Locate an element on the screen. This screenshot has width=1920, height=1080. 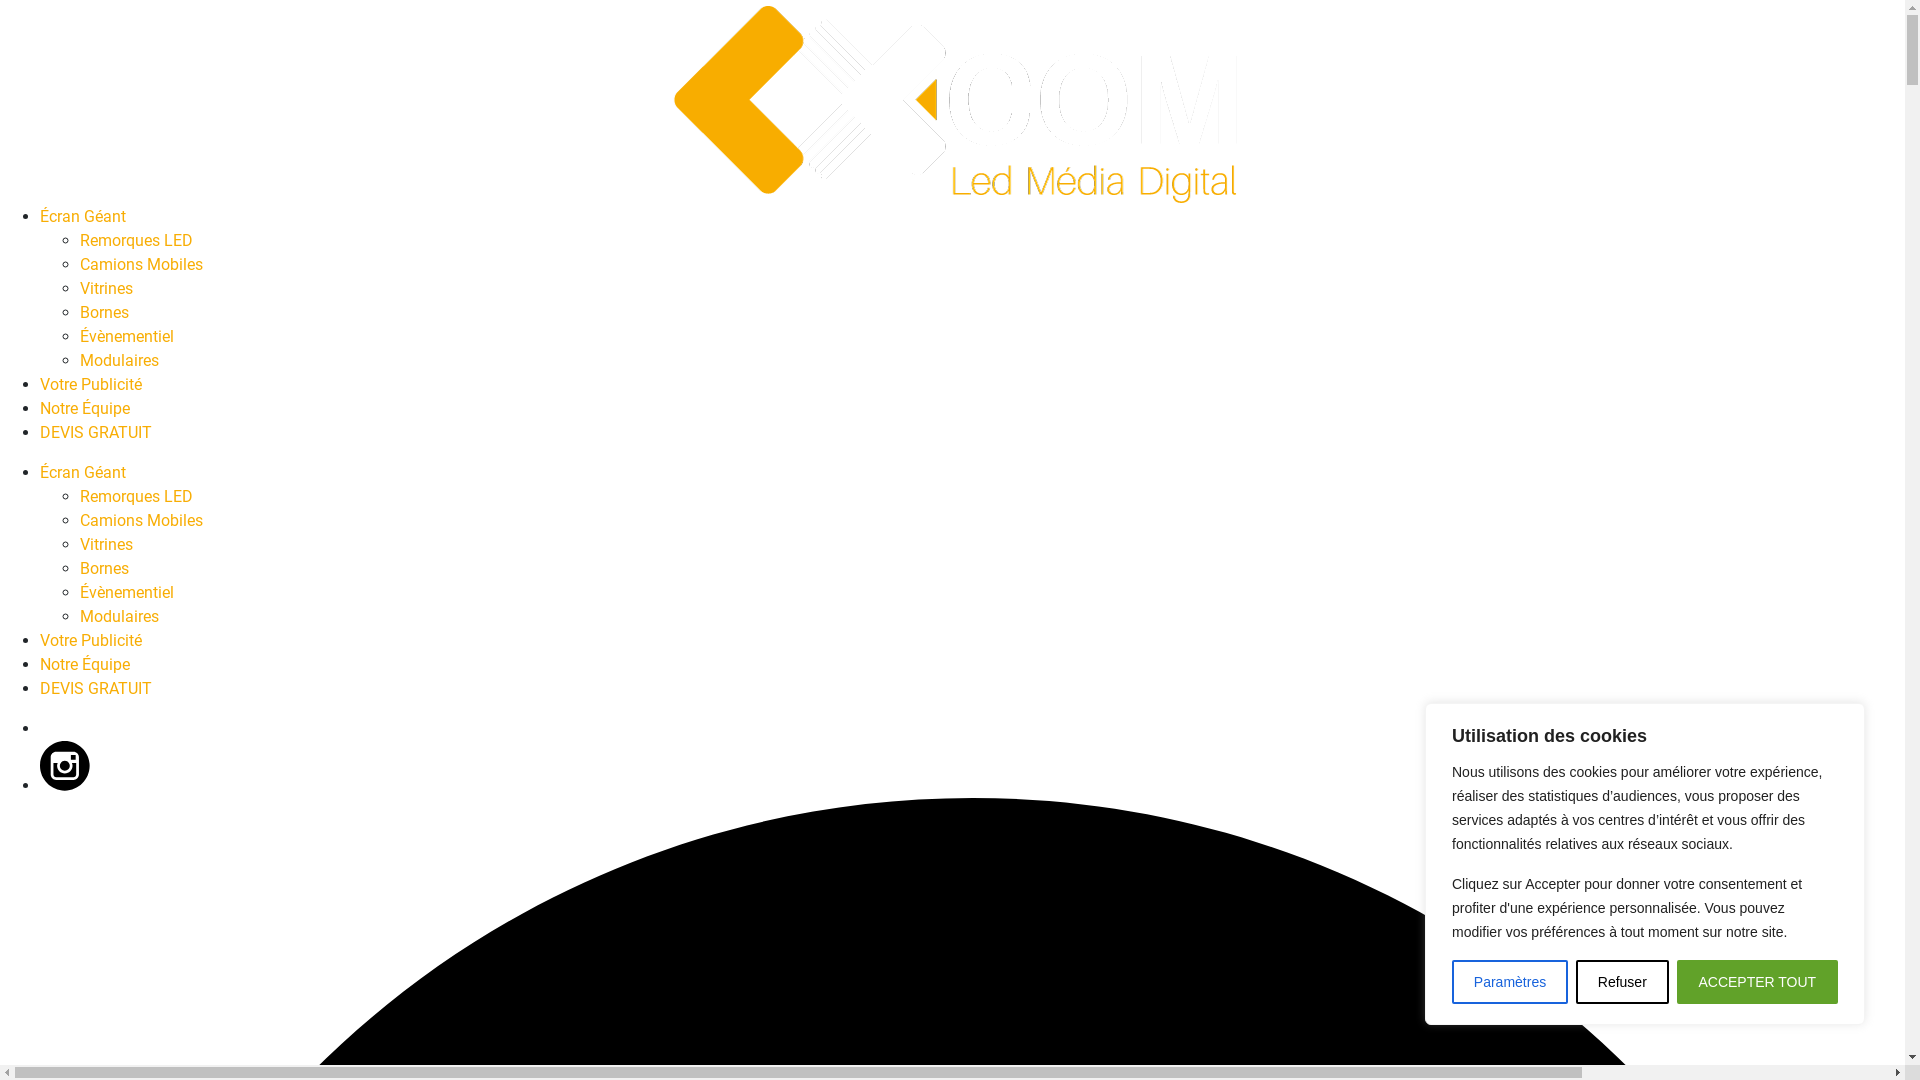
'ACCEPTER TOUT' is located at coordinates (1756, 981).